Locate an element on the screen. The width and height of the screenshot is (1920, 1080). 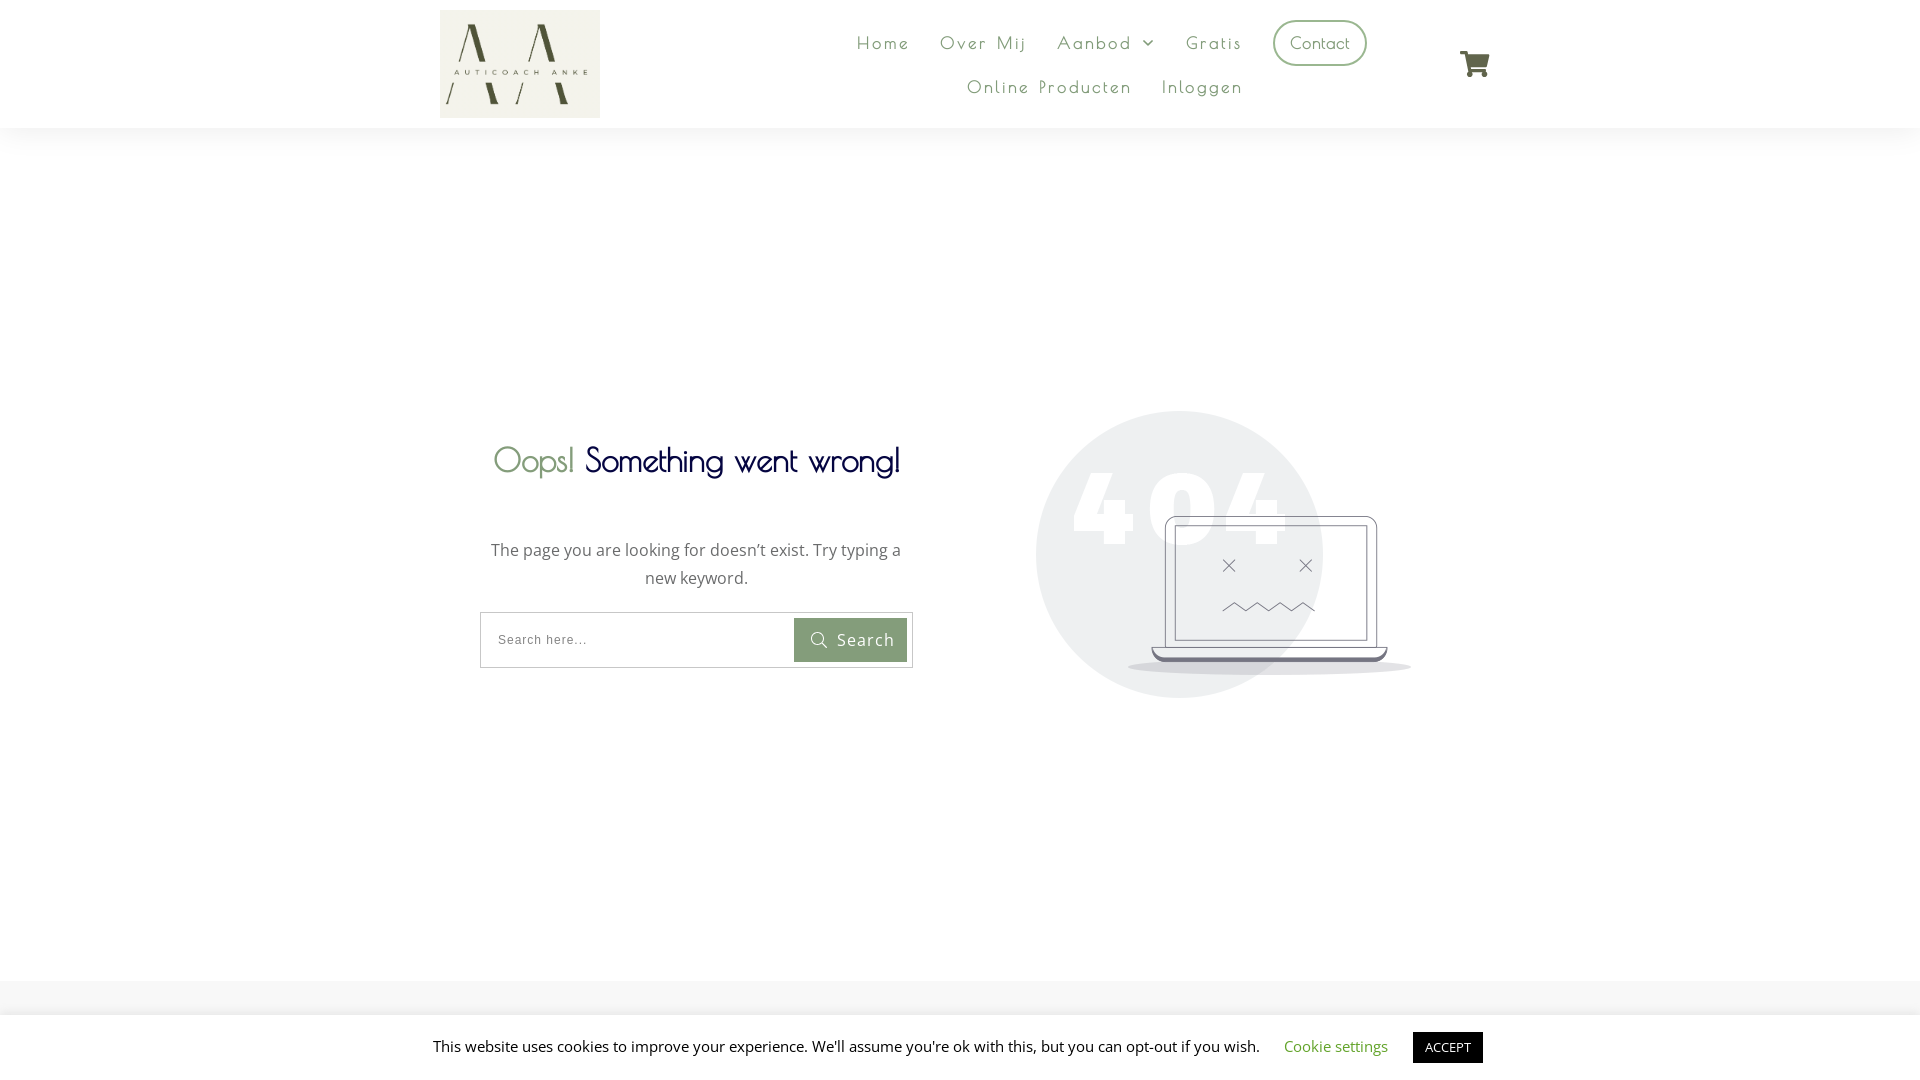
'Search' is located at coordinates (850, 640).